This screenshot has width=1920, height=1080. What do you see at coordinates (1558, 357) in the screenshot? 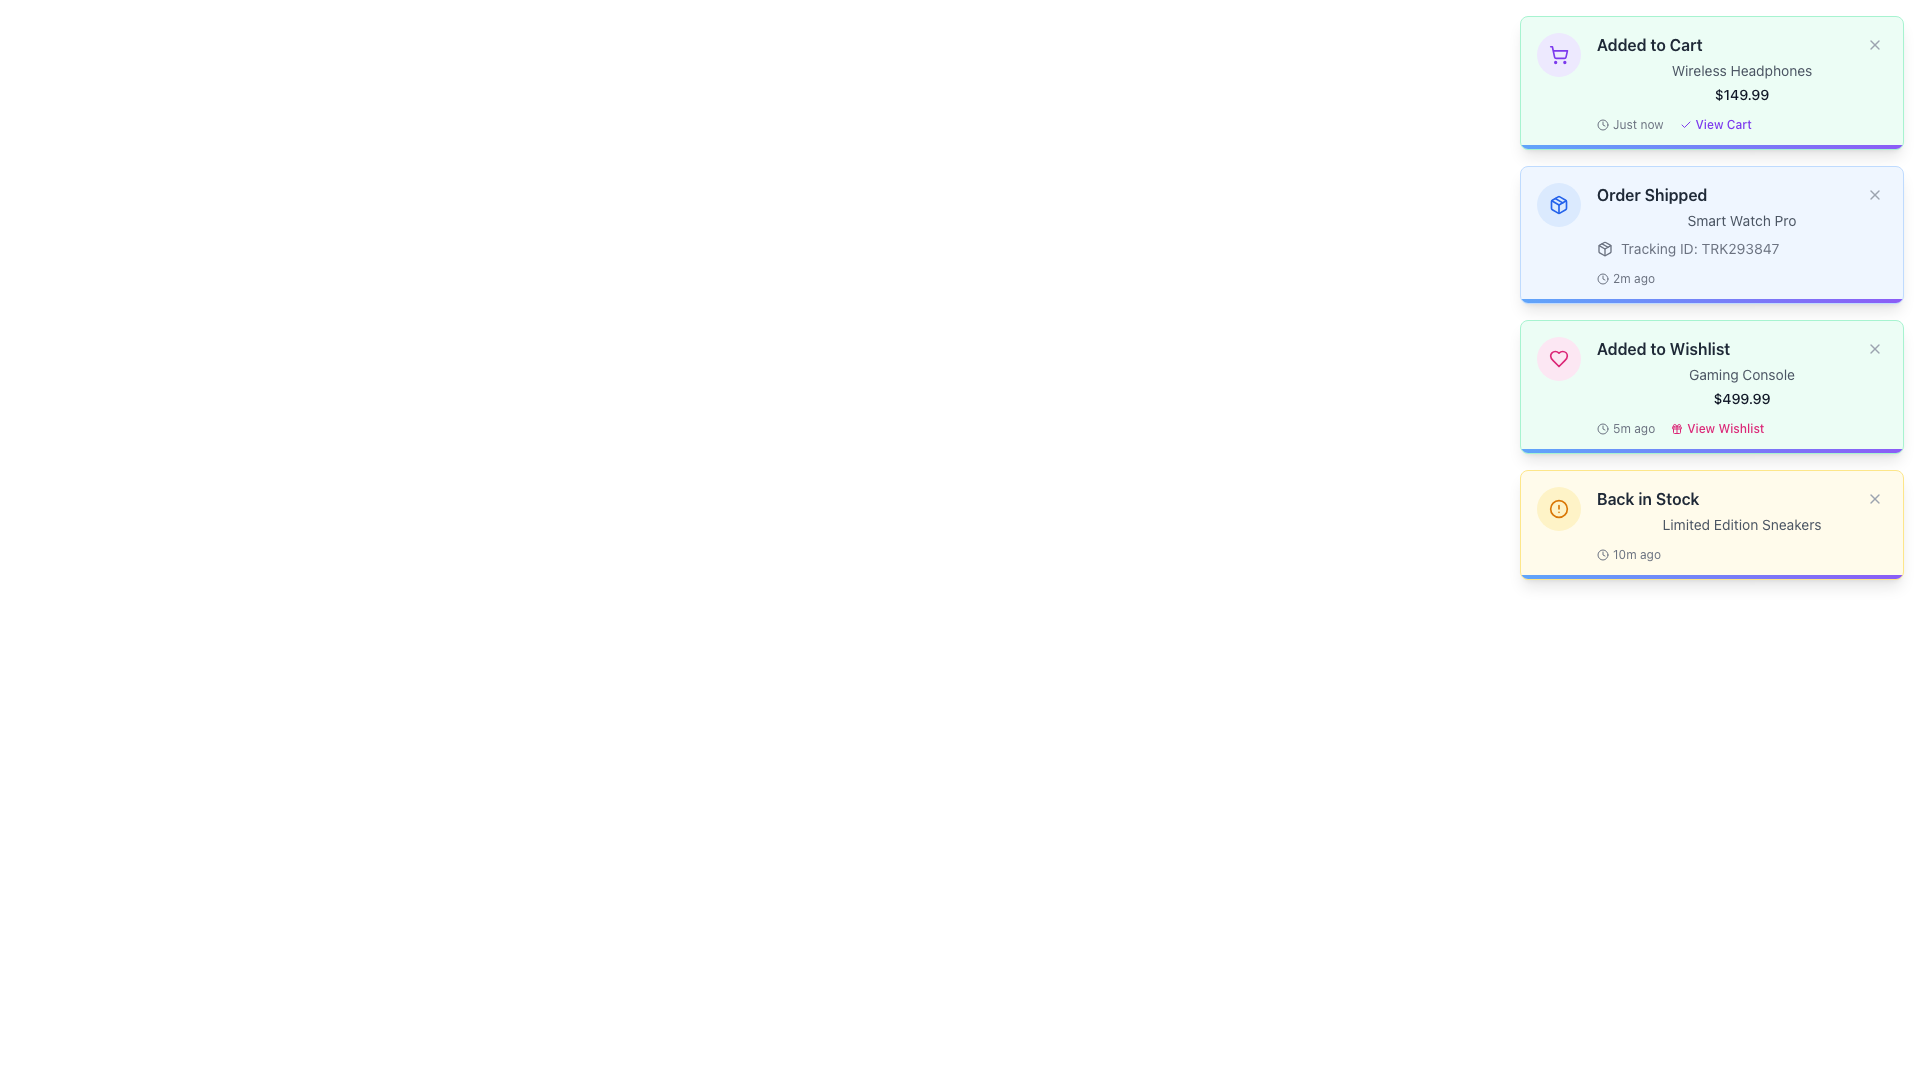
I see `the heart icon within the pink circular background, located at the top-left corner of the 'Added to Wishlist' notification card` at bounding box center [1558, 357].